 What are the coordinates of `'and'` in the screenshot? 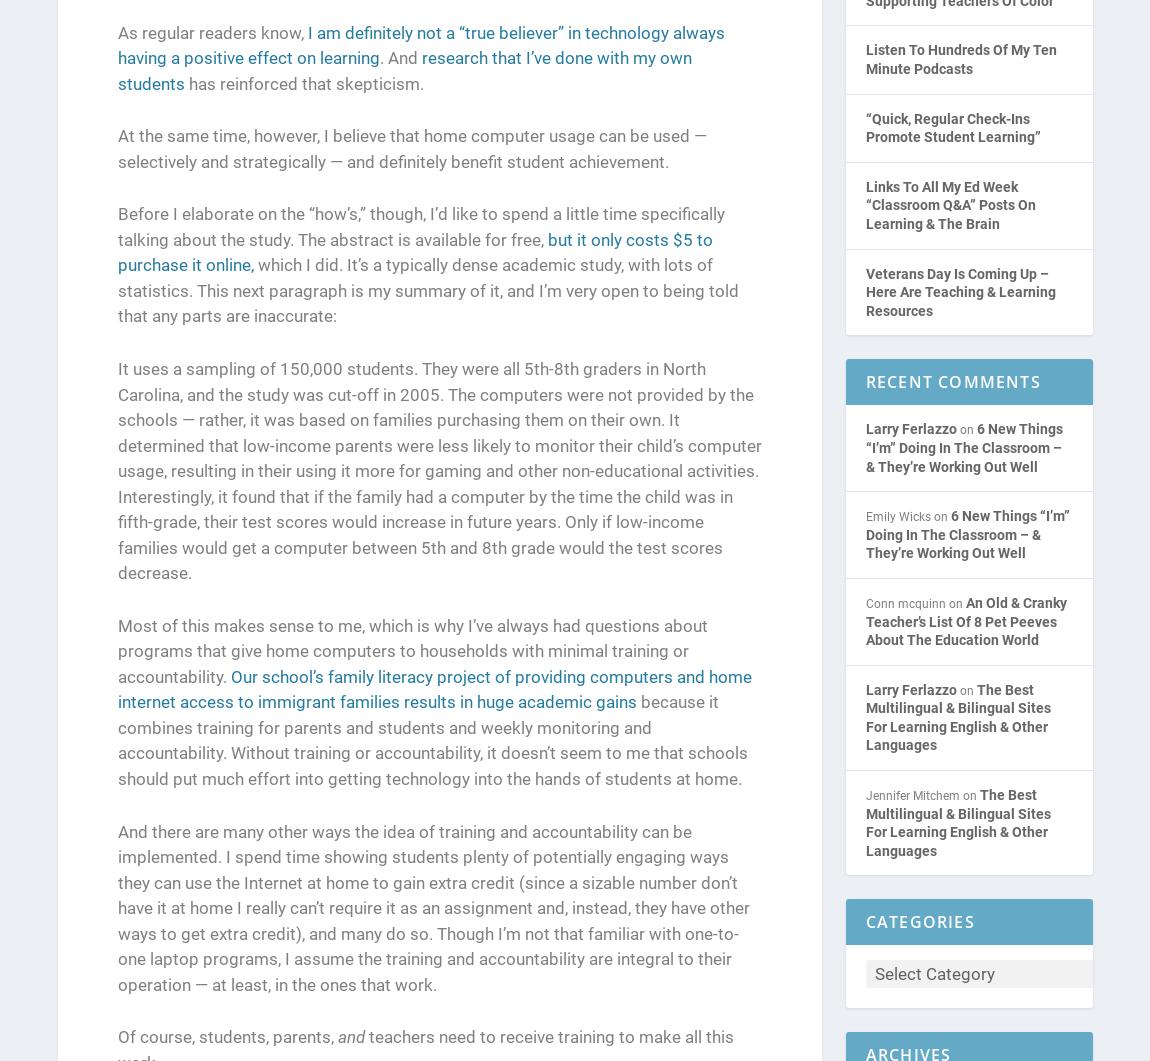 It's located at (352, 1036).